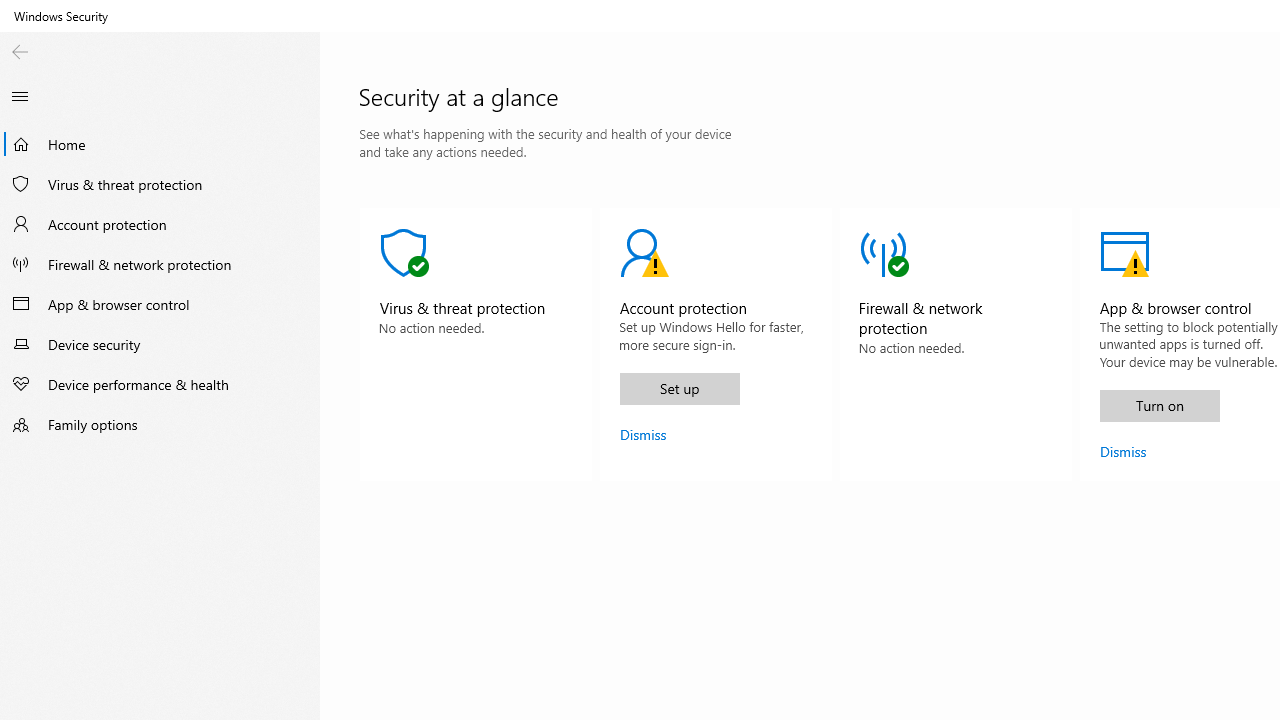  I want to click on 'App & browser control', so click(160, 303).